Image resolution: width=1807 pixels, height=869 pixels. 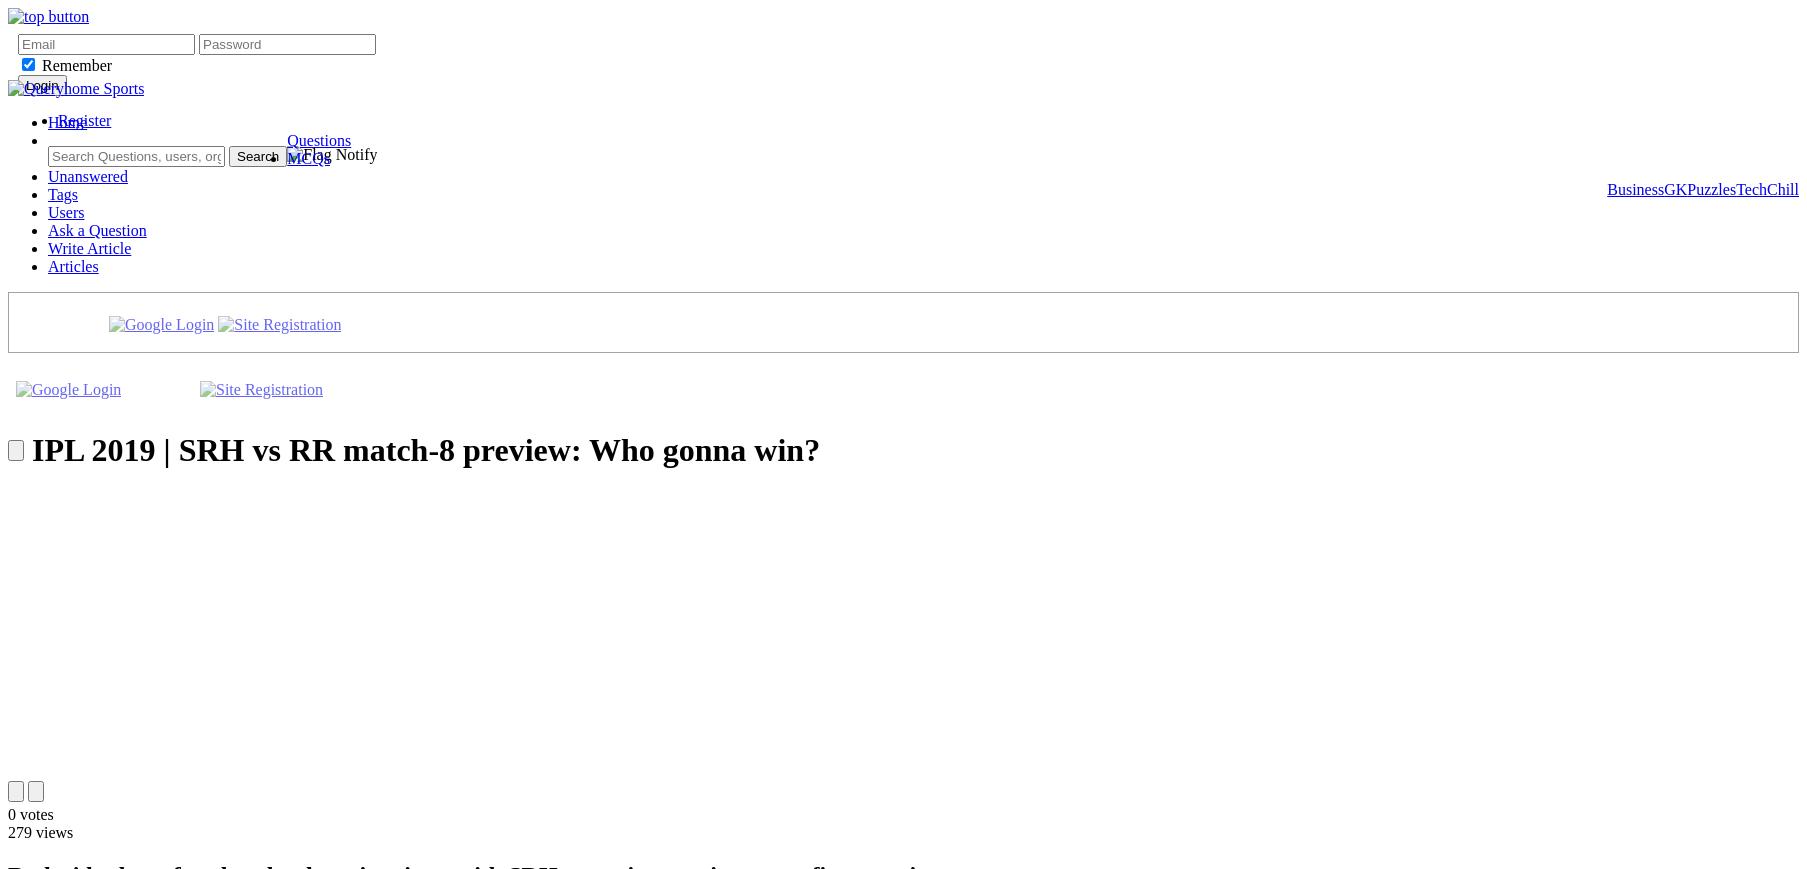 I want to click on 'Write Article', so click(x=88, y=247).